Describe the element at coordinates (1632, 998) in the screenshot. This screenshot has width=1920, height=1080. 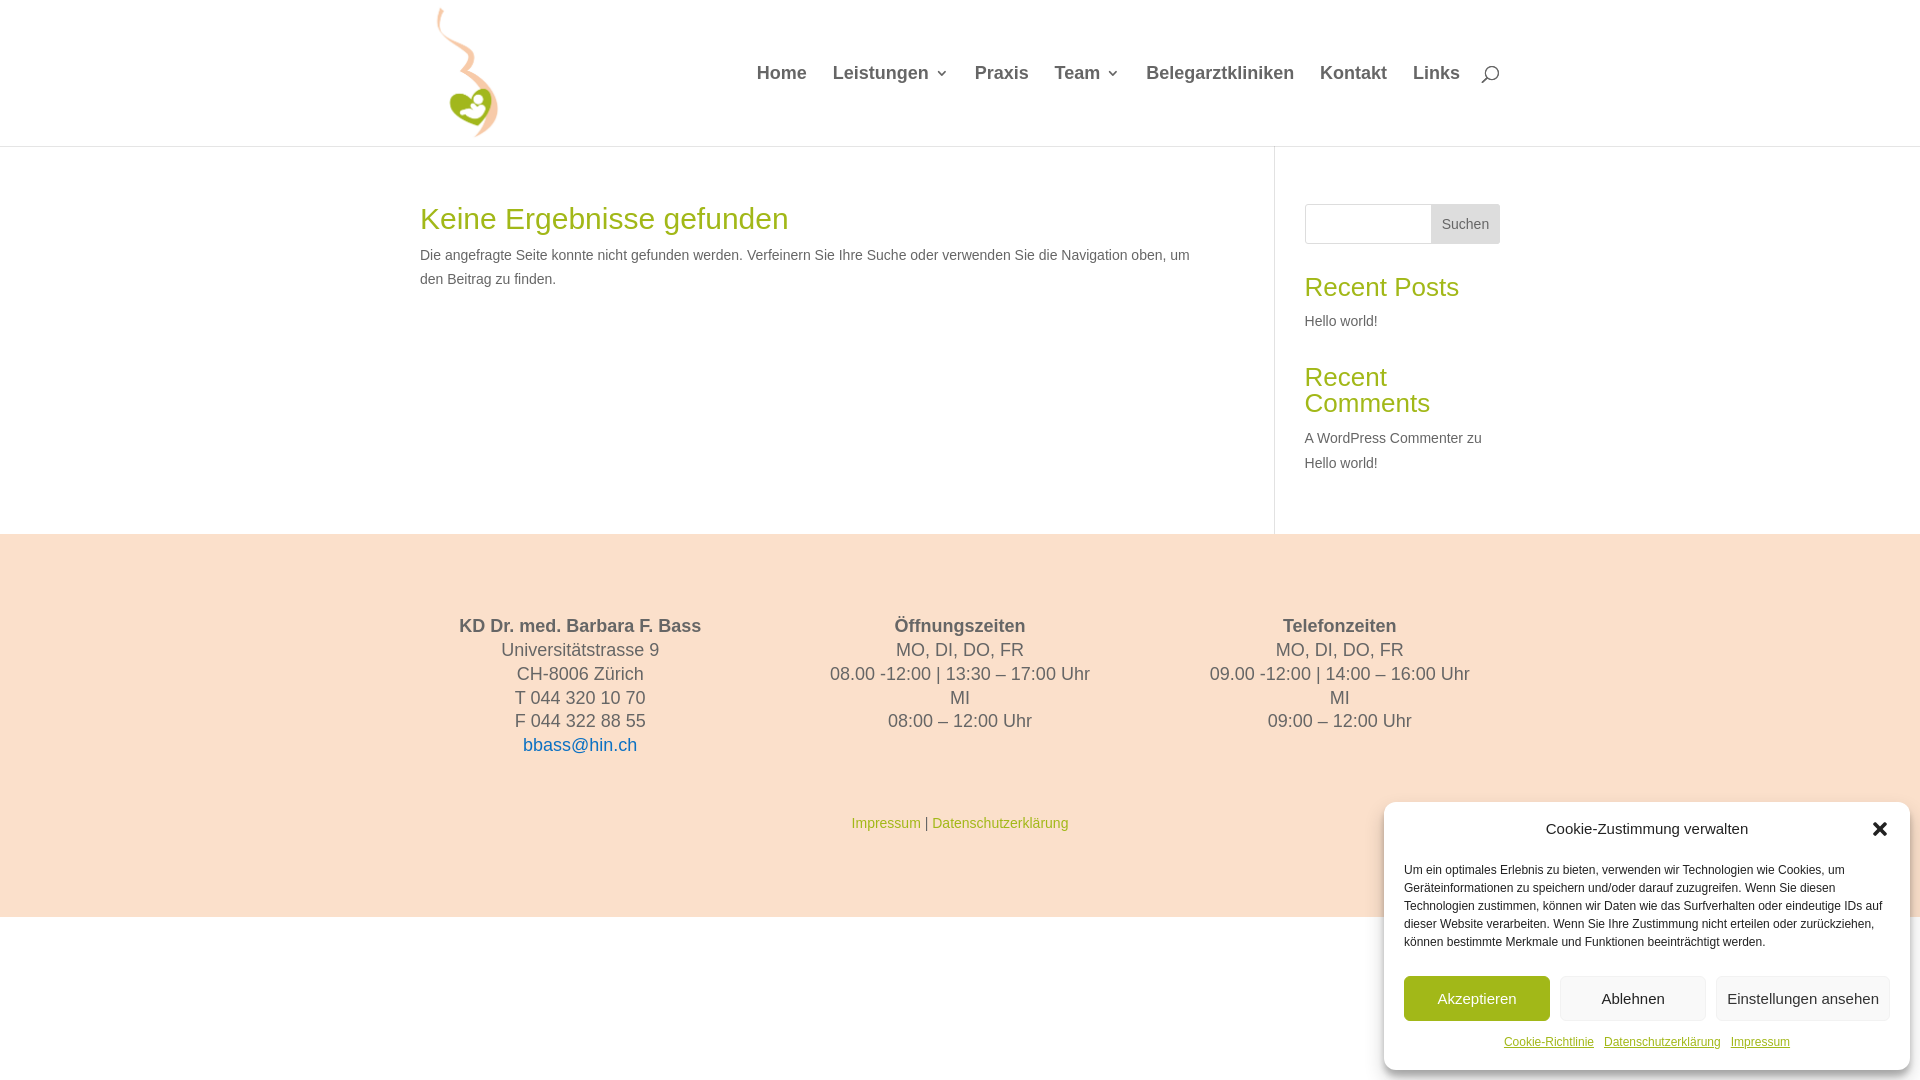
I see `'Ablehnen'` at that location.